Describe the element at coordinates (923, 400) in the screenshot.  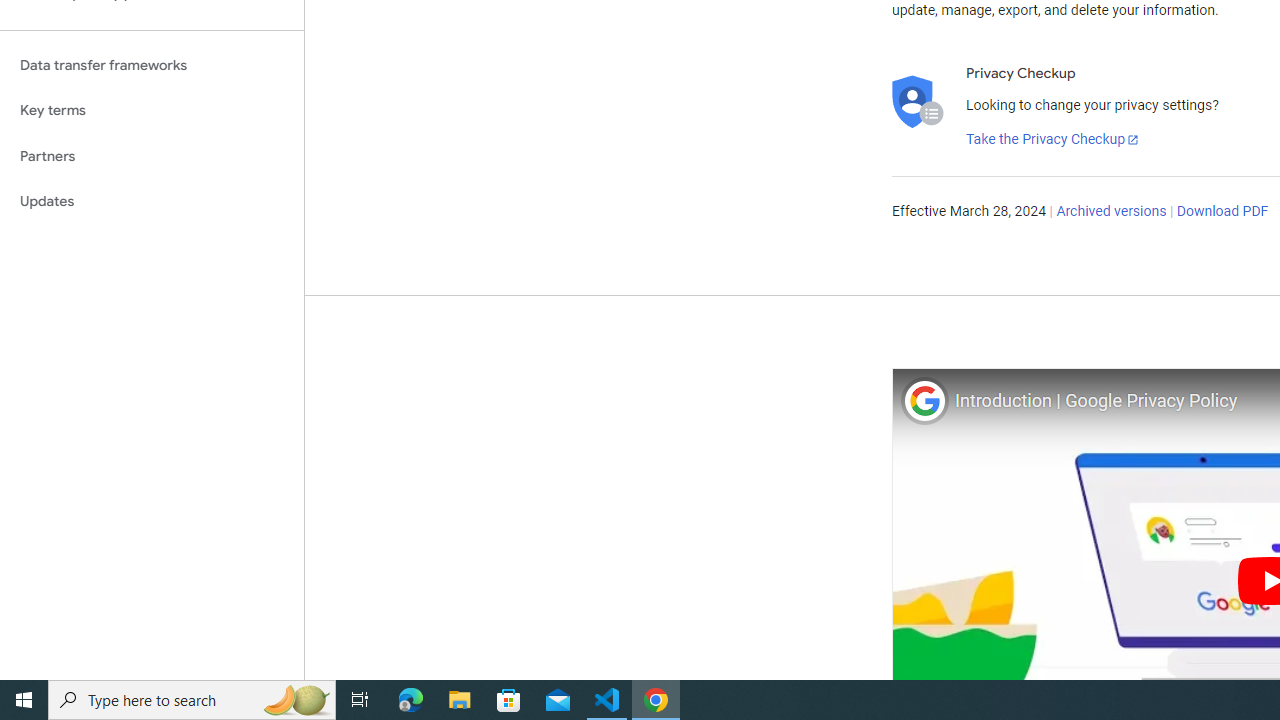
I see `'Photo image of Google'` at that location.